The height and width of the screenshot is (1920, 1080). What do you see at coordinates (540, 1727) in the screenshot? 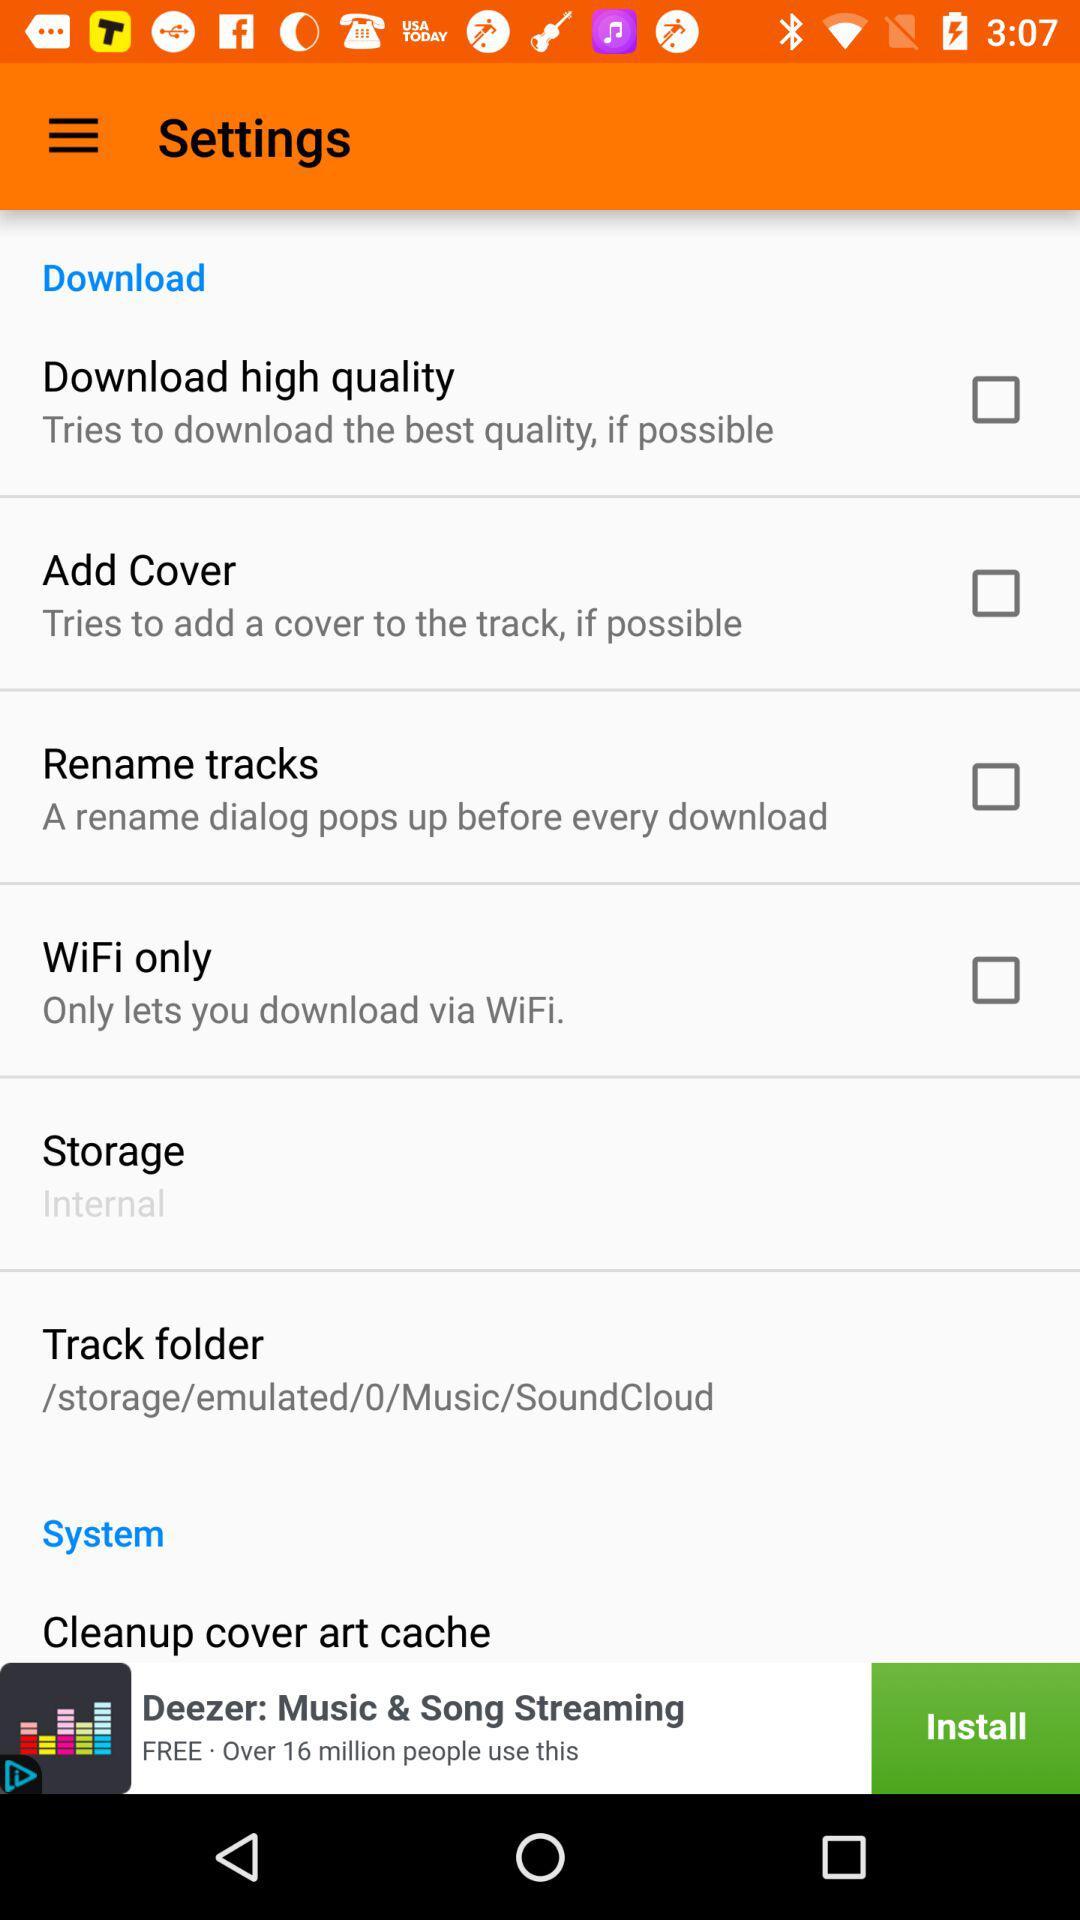
I see `commercial` at bounding box center [540, 1727].